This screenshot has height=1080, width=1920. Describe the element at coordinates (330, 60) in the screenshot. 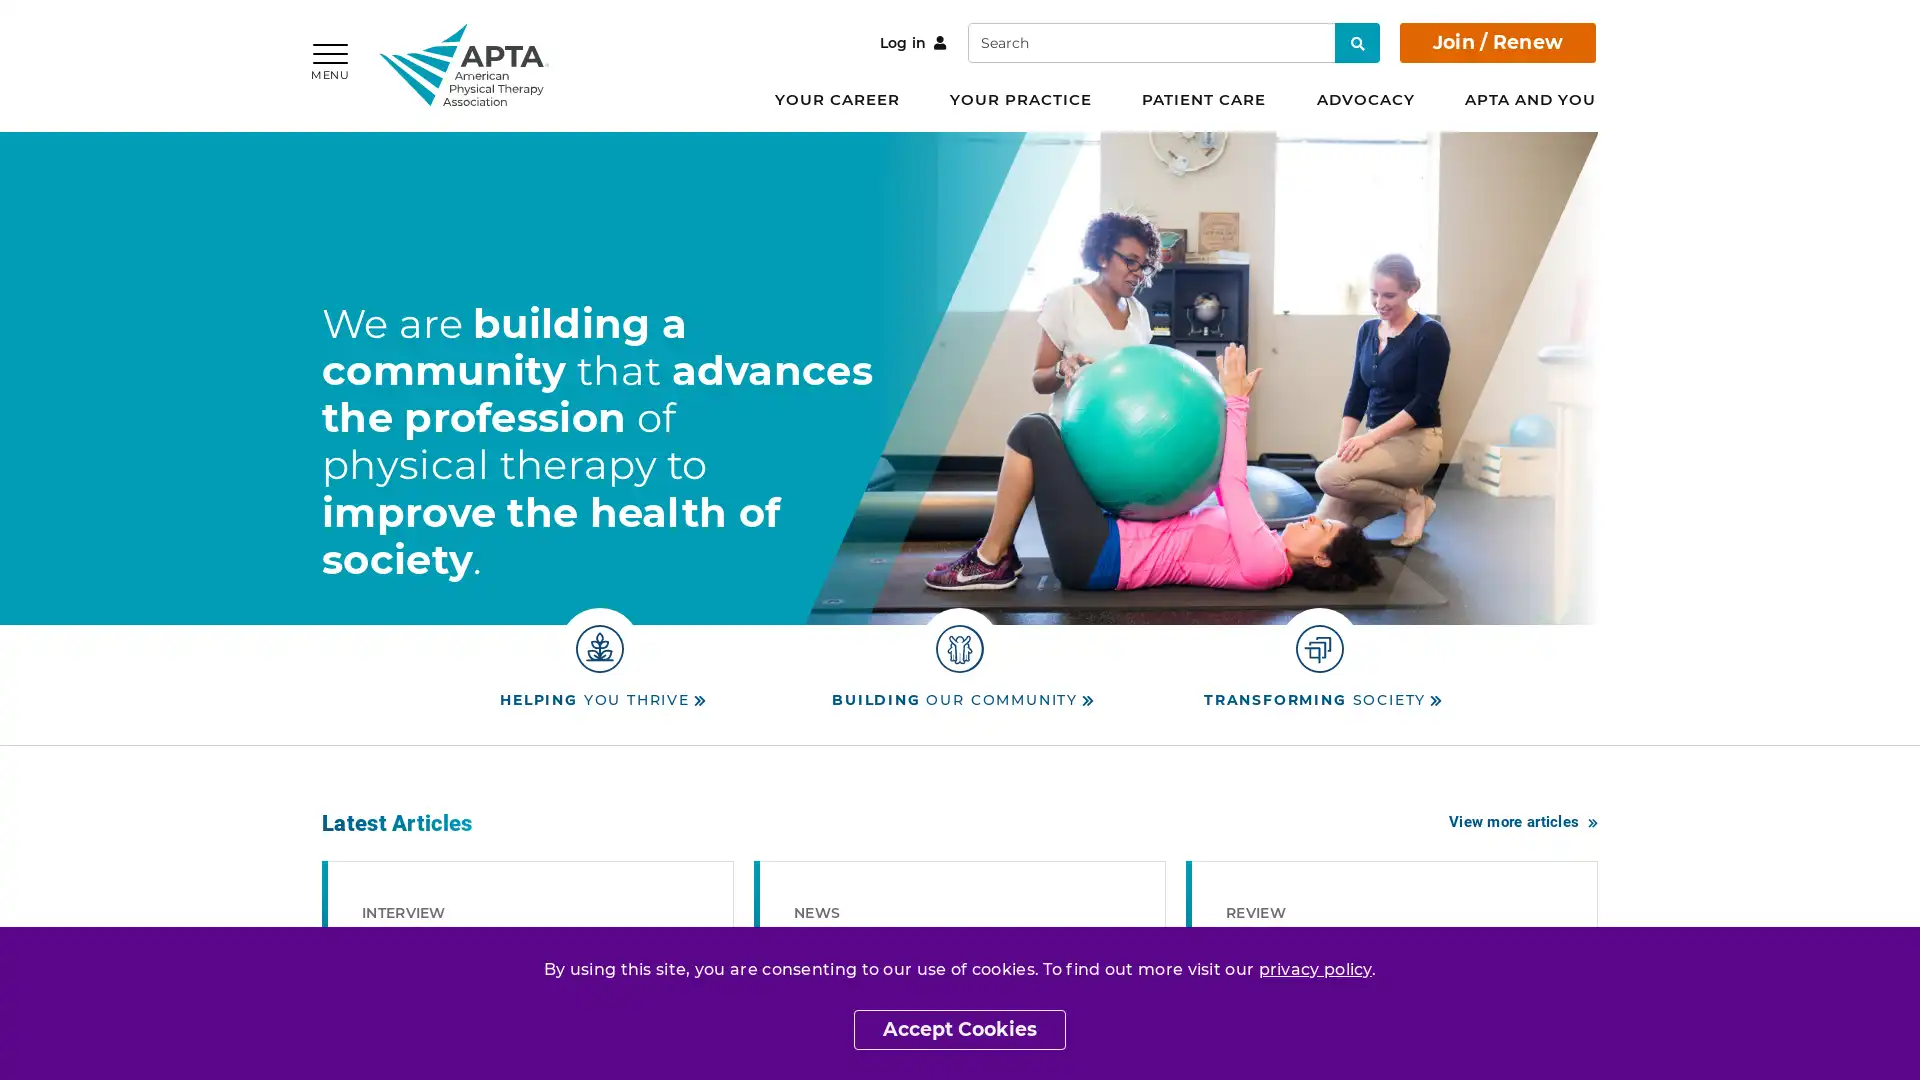

I see `MENU` at that location.